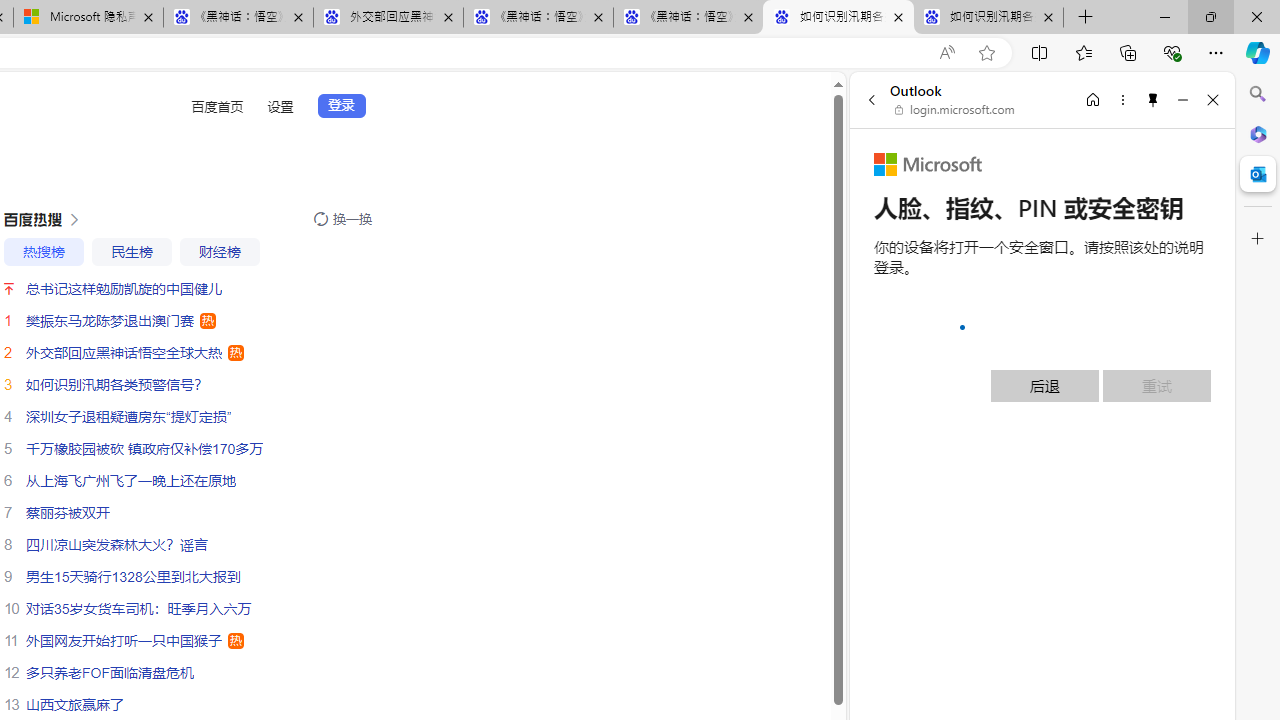 This screenshot has width=1280, height=720. What do you see at coordinates (954, 110) in the screenshot?
I see `'login.microsoft.com'` at bounding box center [954, 110].